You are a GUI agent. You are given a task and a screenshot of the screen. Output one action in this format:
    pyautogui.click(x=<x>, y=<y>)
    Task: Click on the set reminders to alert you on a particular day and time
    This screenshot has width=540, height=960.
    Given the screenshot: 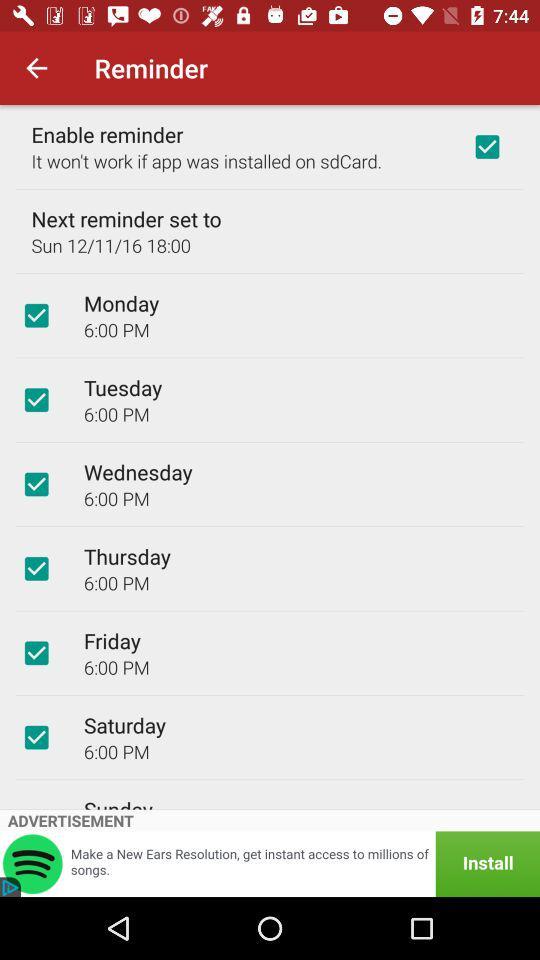 What is the action you would take?
    pyautogui.click(x=36, y=736)
    